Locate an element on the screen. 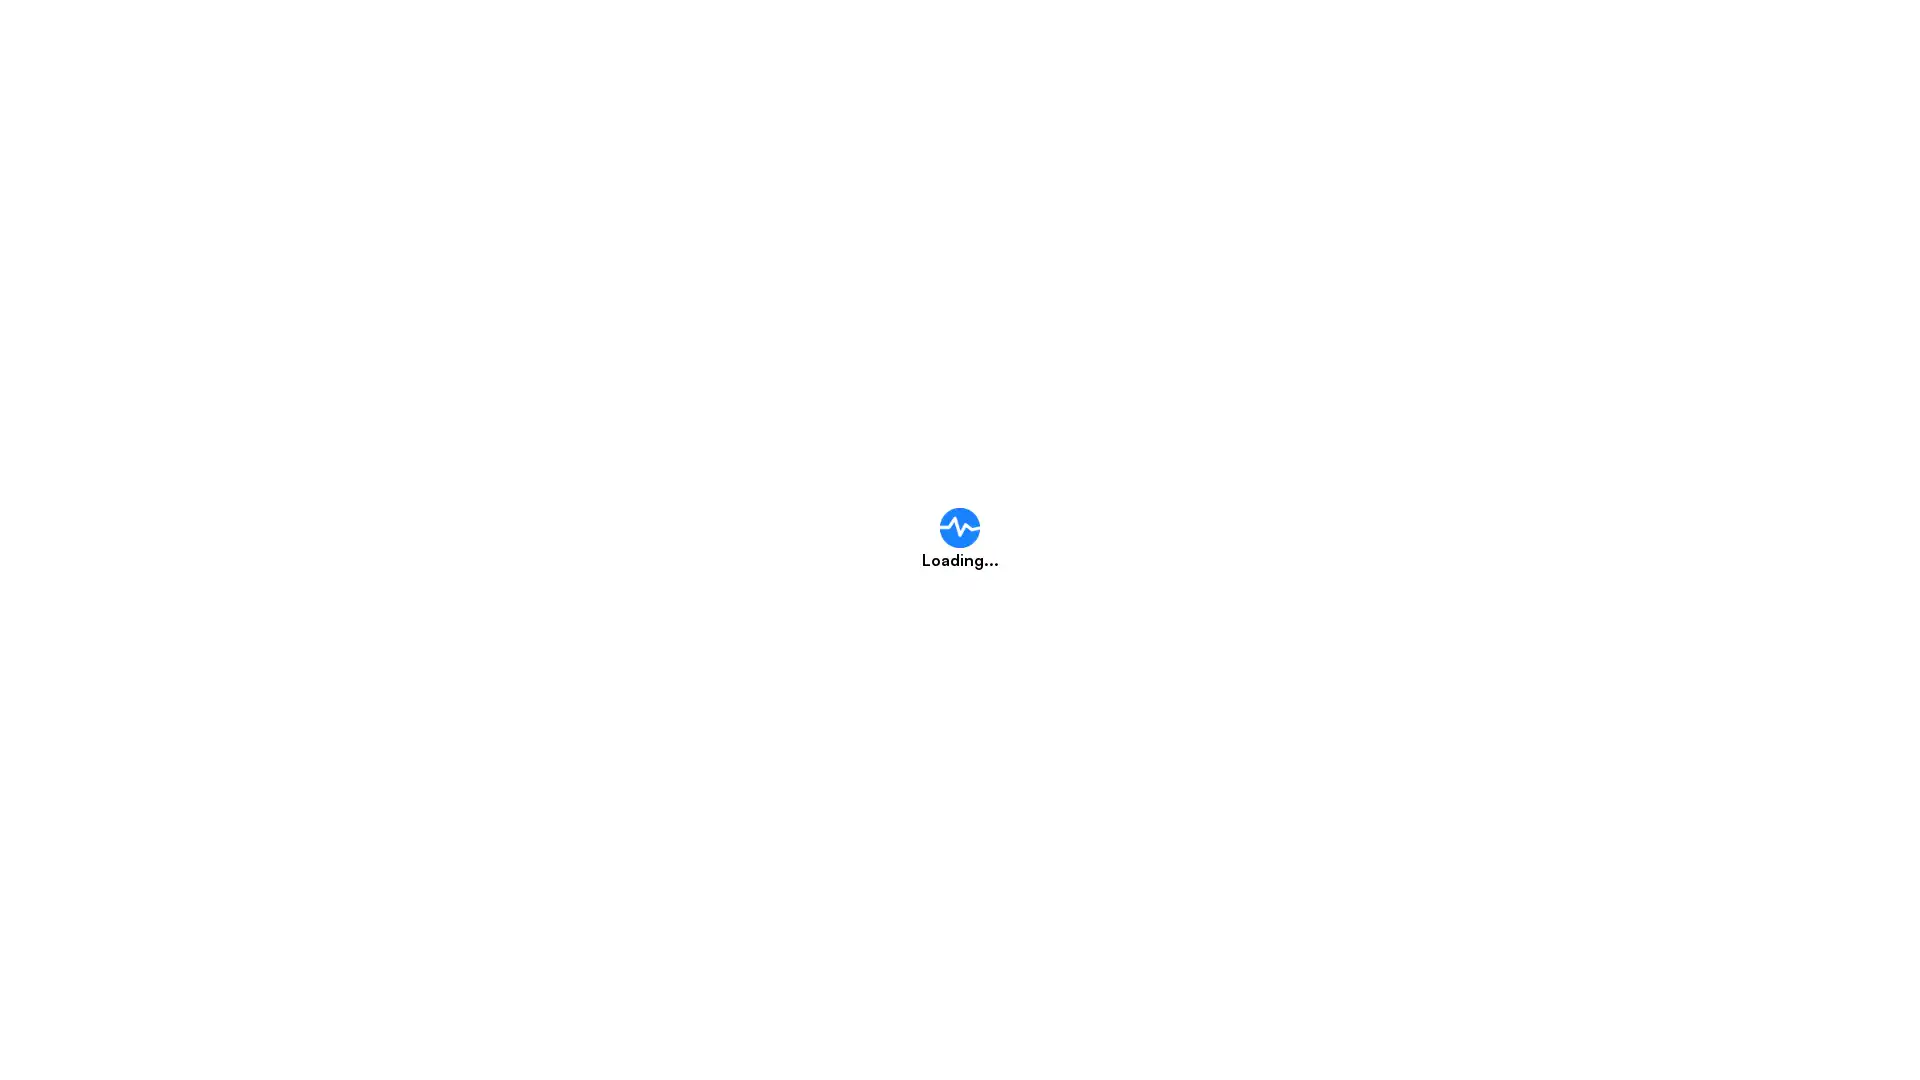 This screenshot has width=1920, height=1080. Support is located at coordinates (1226, 39).